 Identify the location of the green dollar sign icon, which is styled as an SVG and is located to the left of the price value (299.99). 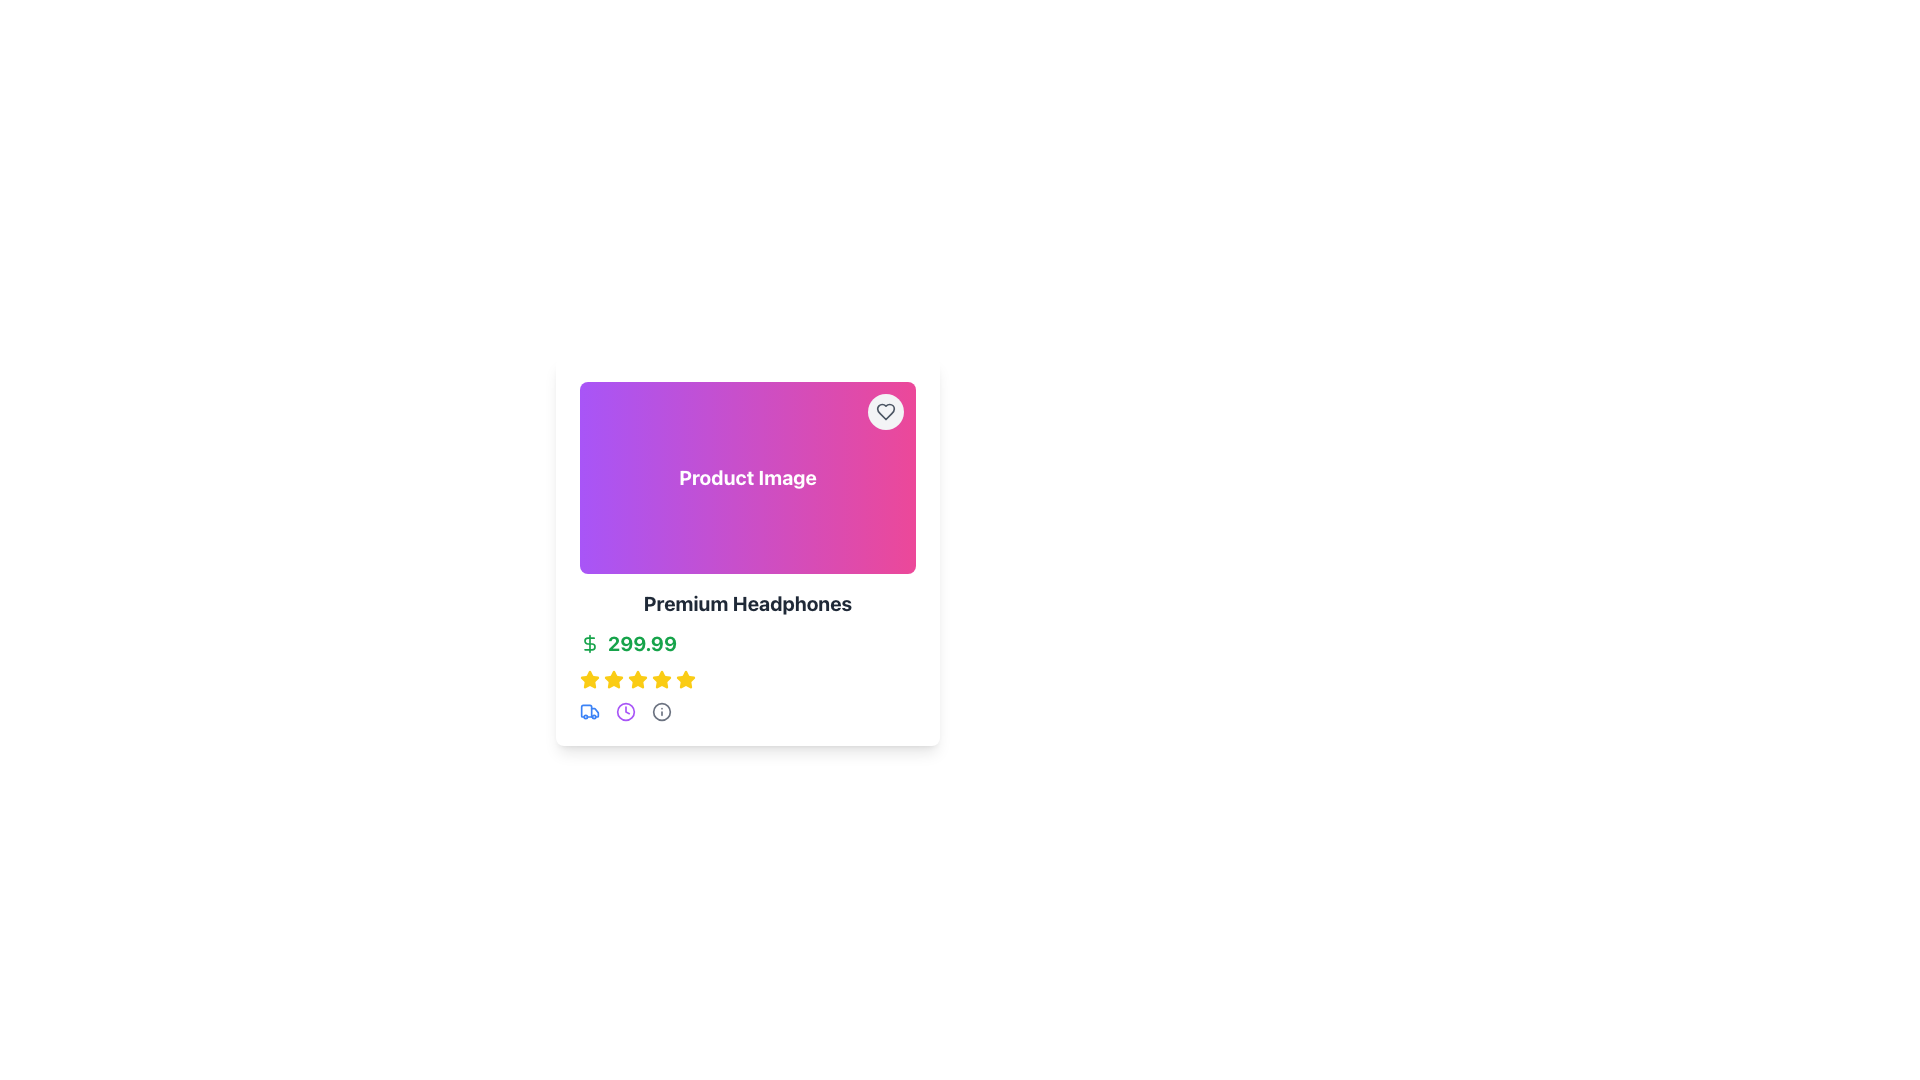
(589, 644).